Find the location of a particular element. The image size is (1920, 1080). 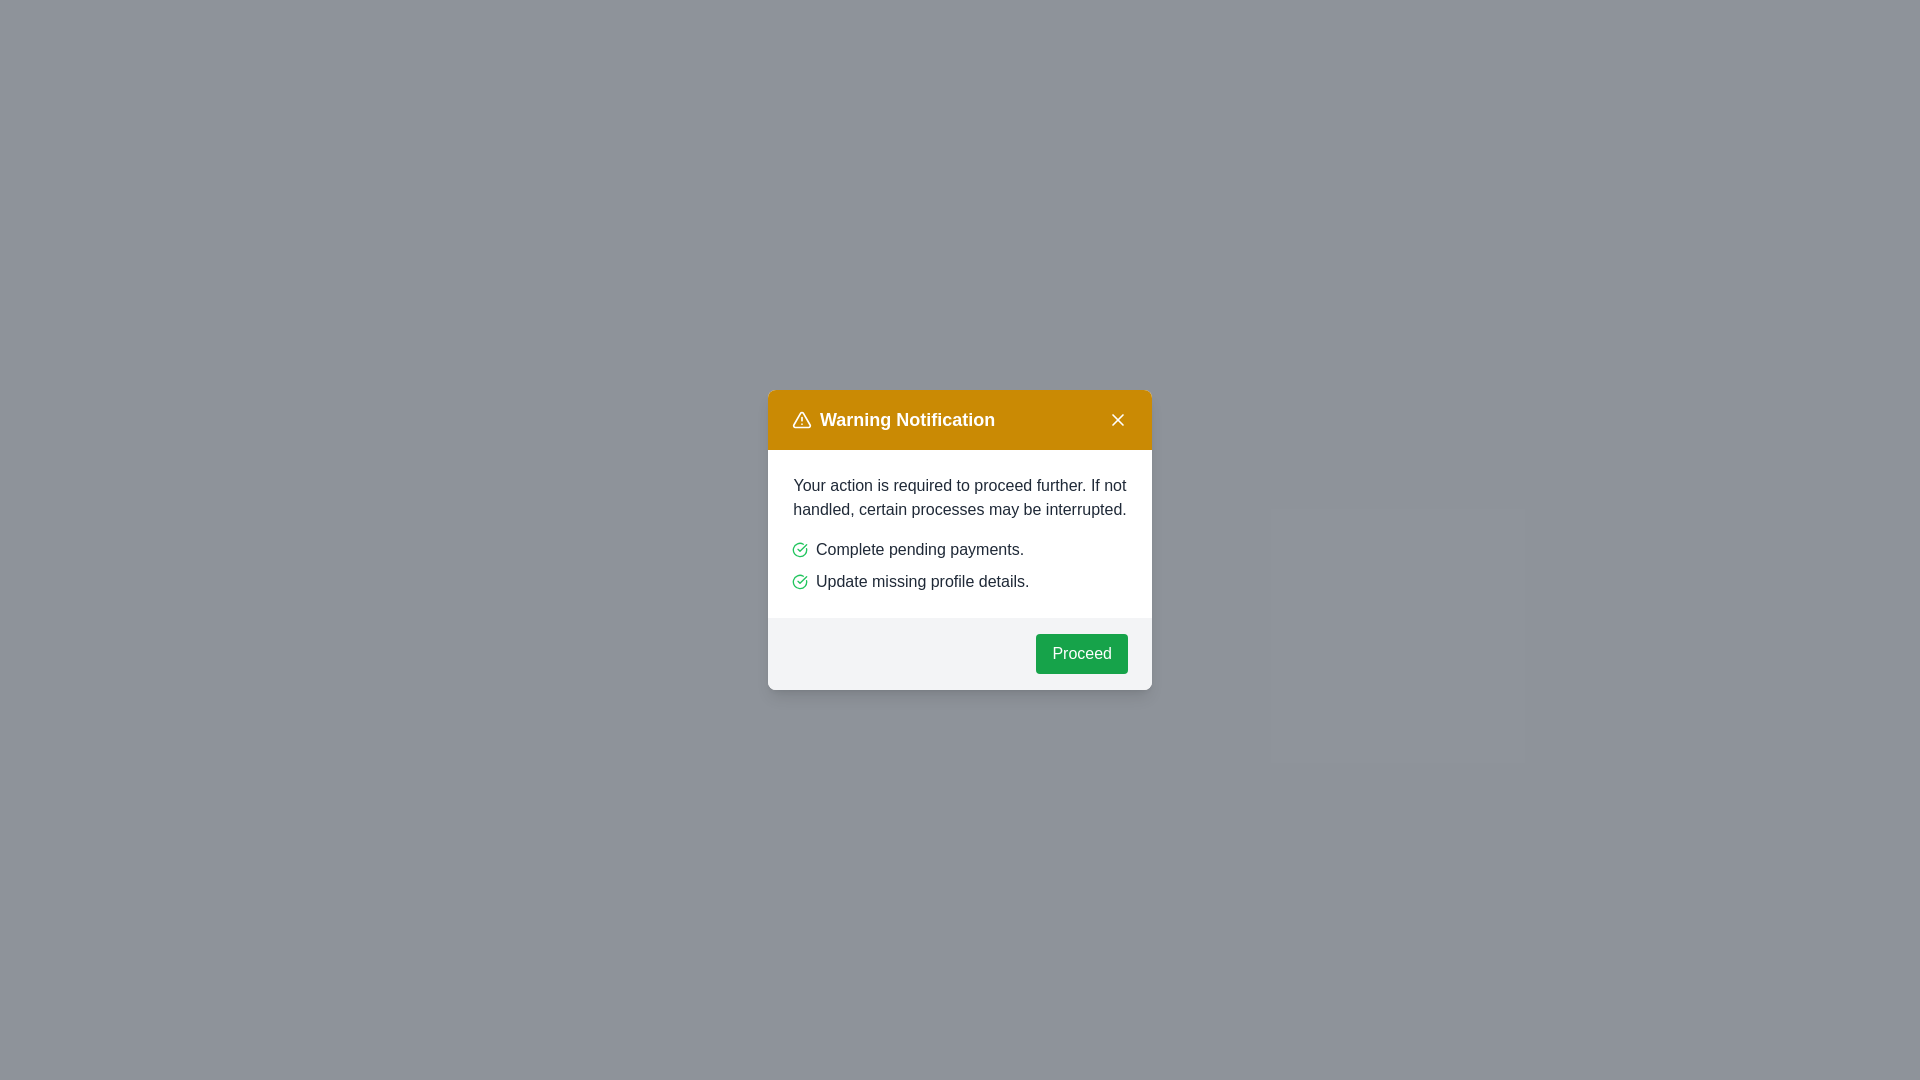

the bold text element reading 'Warning Notification', which is styled with a large font size and located inside a yellow colored box at the top of a notification popup is located at coordinates (892, 419).